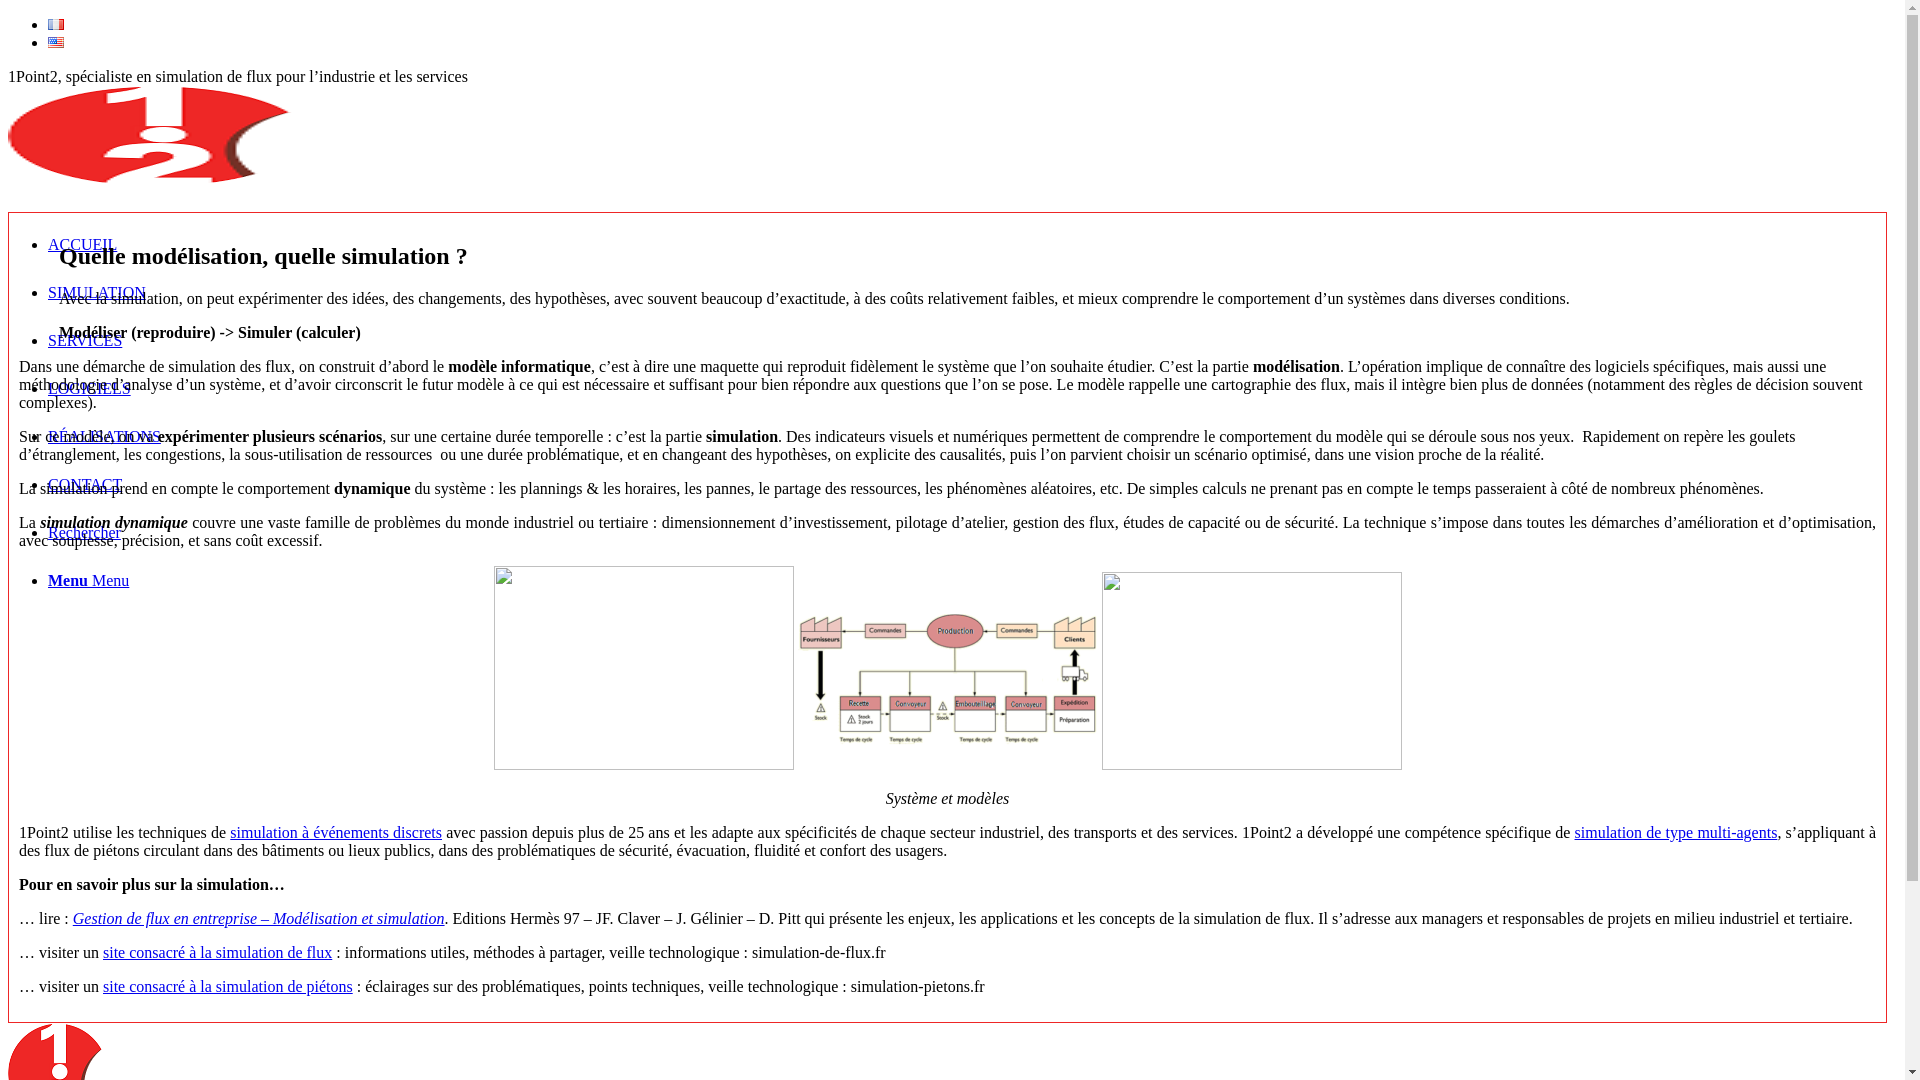 This screenshot has width=1920, height=1080. What do you see at coordinates (87, 580) in the screenshot?
I see `'Menu Menu'` at bounding box center [87, 580].